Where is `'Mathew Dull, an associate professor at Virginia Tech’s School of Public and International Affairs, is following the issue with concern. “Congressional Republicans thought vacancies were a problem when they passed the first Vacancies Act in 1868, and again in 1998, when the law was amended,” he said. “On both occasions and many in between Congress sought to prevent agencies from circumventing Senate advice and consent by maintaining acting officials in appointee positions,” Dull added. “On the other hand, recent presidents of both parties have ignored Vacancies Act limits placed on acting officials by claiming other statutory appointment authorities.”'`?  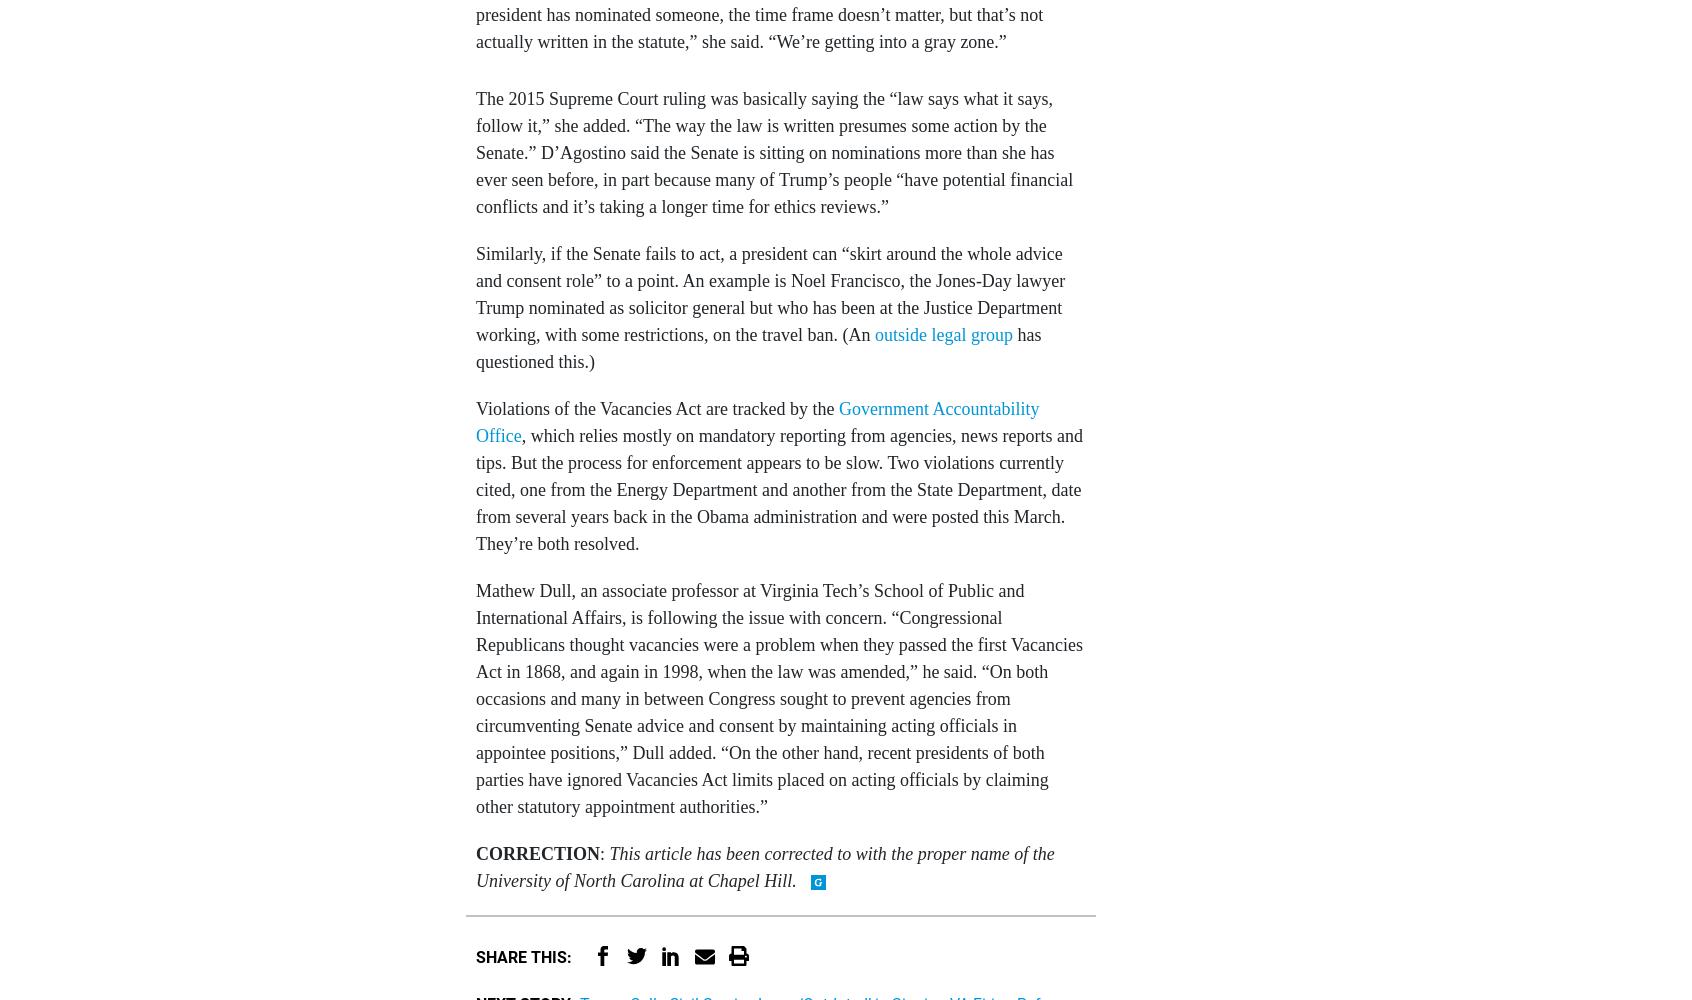 'Mathew Dull, an associate professor at Virginia Tech’s School of Public and International Affairs, is following the issue with concern. “Congressional Republicans thought vacancies were a problem when they passed the first Vacancies Act in 1868, and again in 1998, when the law was amended,” he said. “On both occasions and many in between Congress sought to prevent agencies from circumventing Senate advice and consent by maintaining acting officials in appointee positions,” Dull added. “On the other hand, recent presidents of both parties have ignored Vacancies Act limits placed on acting officials by claiming other statutory appointment authorities.”' is located at coordinates (778, 697).